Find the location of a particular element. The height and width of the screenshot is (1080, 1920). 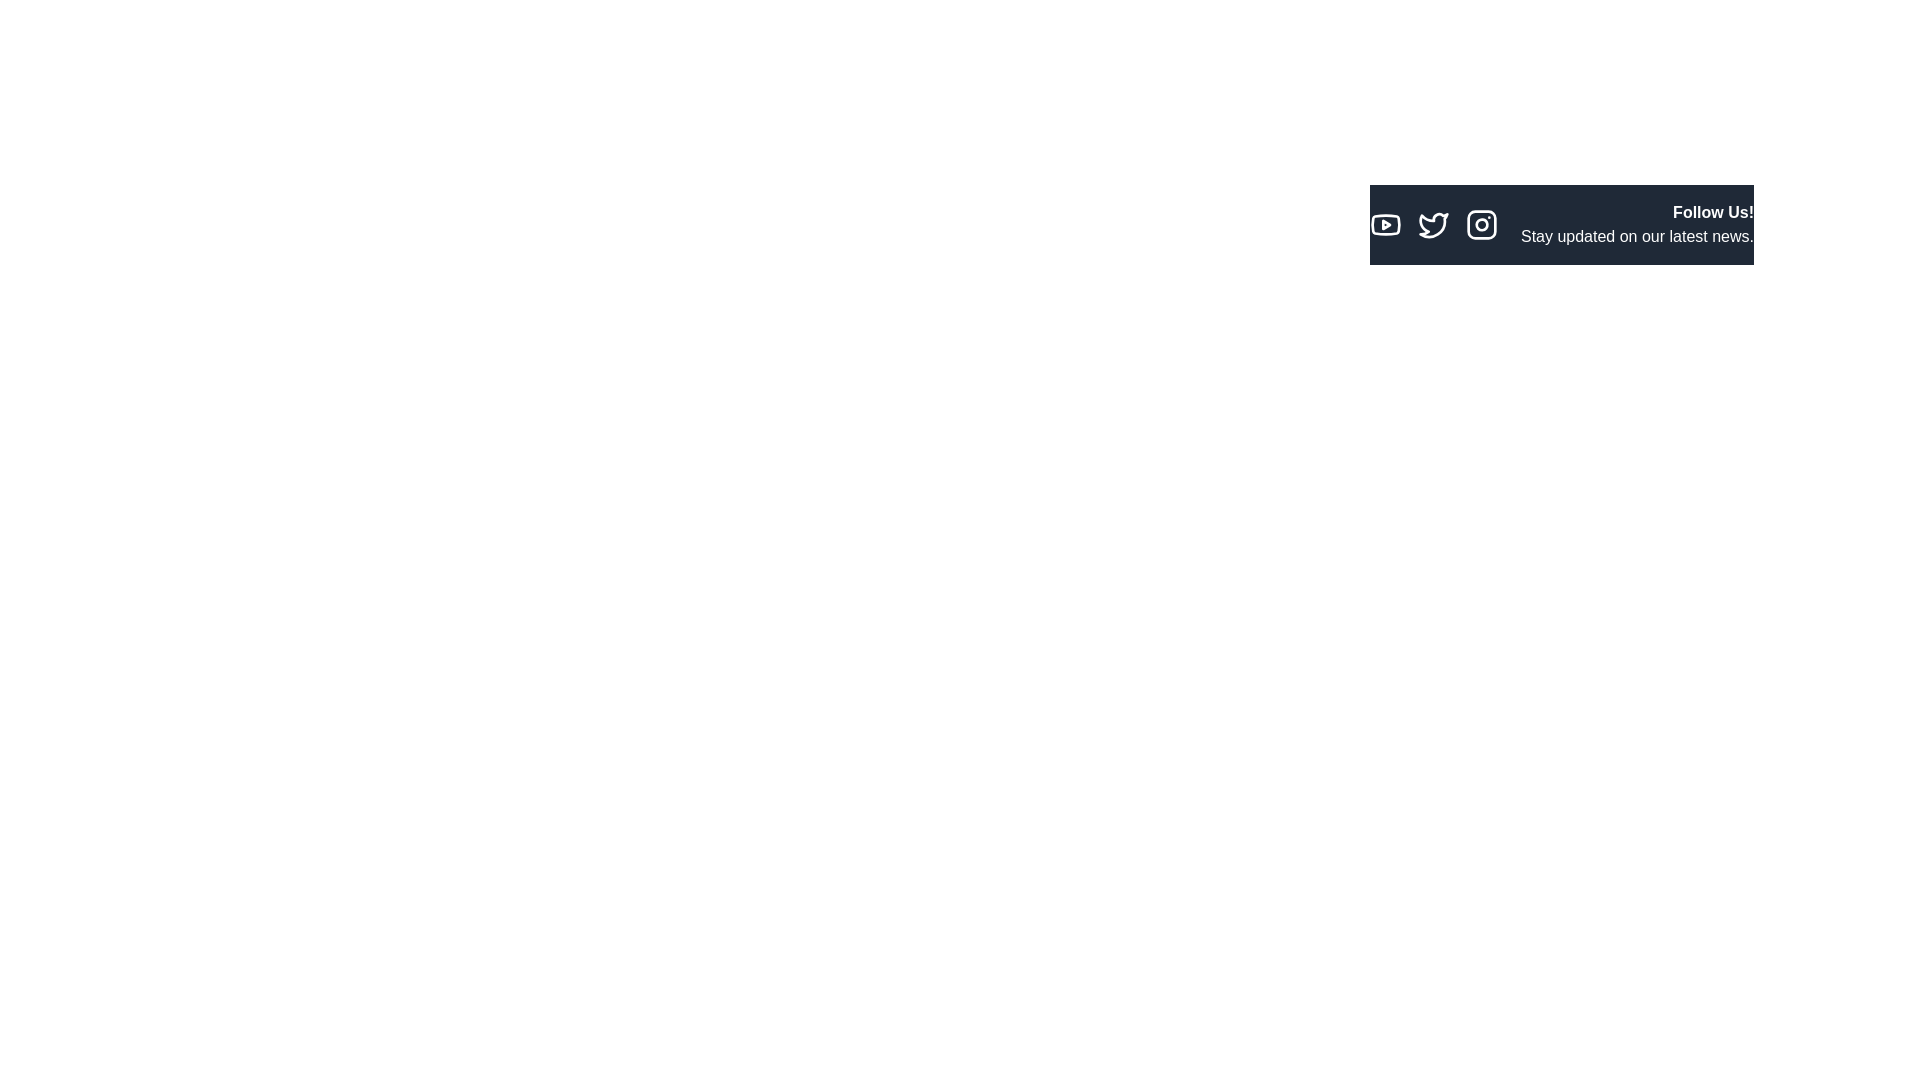

the YouTube icon, which is the first item in a horizontal group of social media icons is located at coordinates (1385, 224).